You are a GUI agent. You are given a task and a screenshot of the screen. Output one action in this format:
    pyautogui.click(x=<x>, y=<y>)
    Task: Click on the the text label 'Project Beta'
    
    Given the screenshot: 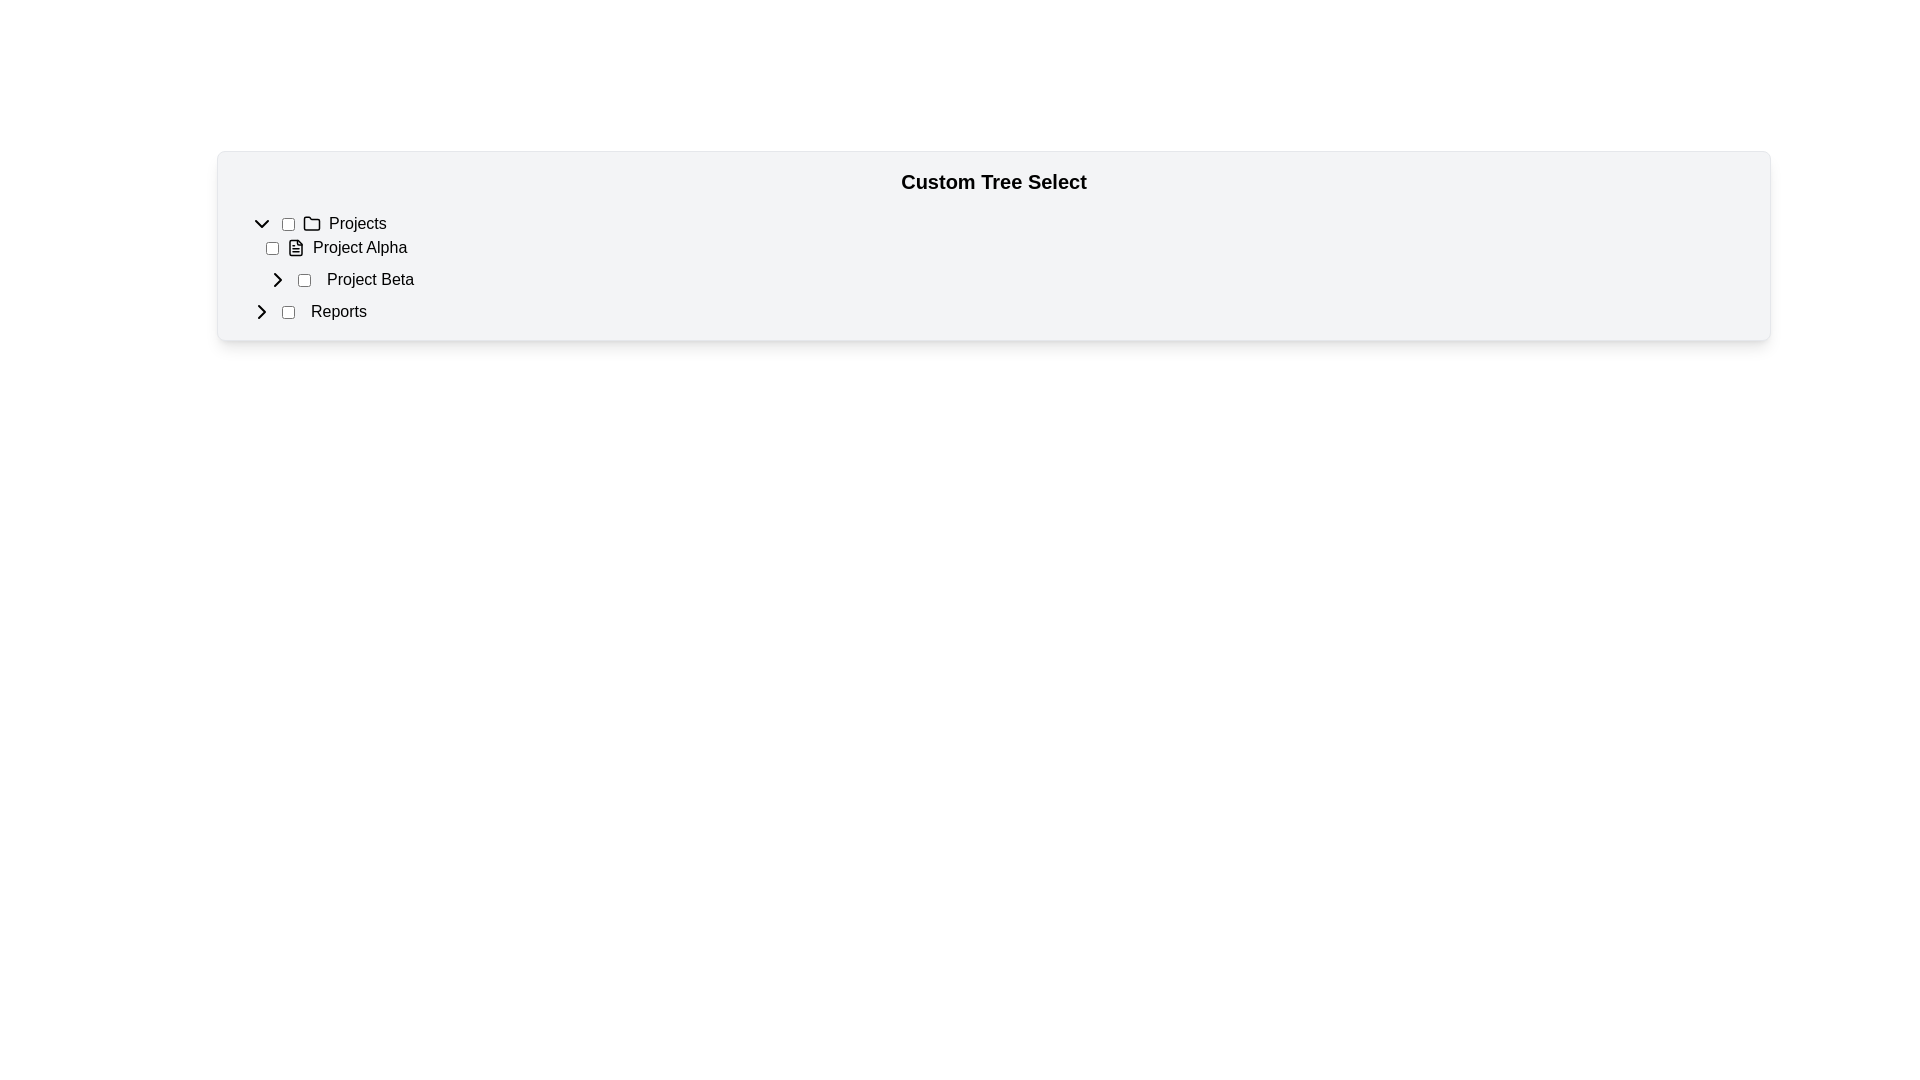 What is the action you would take?
    pyautogui.click(x=370, y=280)
    